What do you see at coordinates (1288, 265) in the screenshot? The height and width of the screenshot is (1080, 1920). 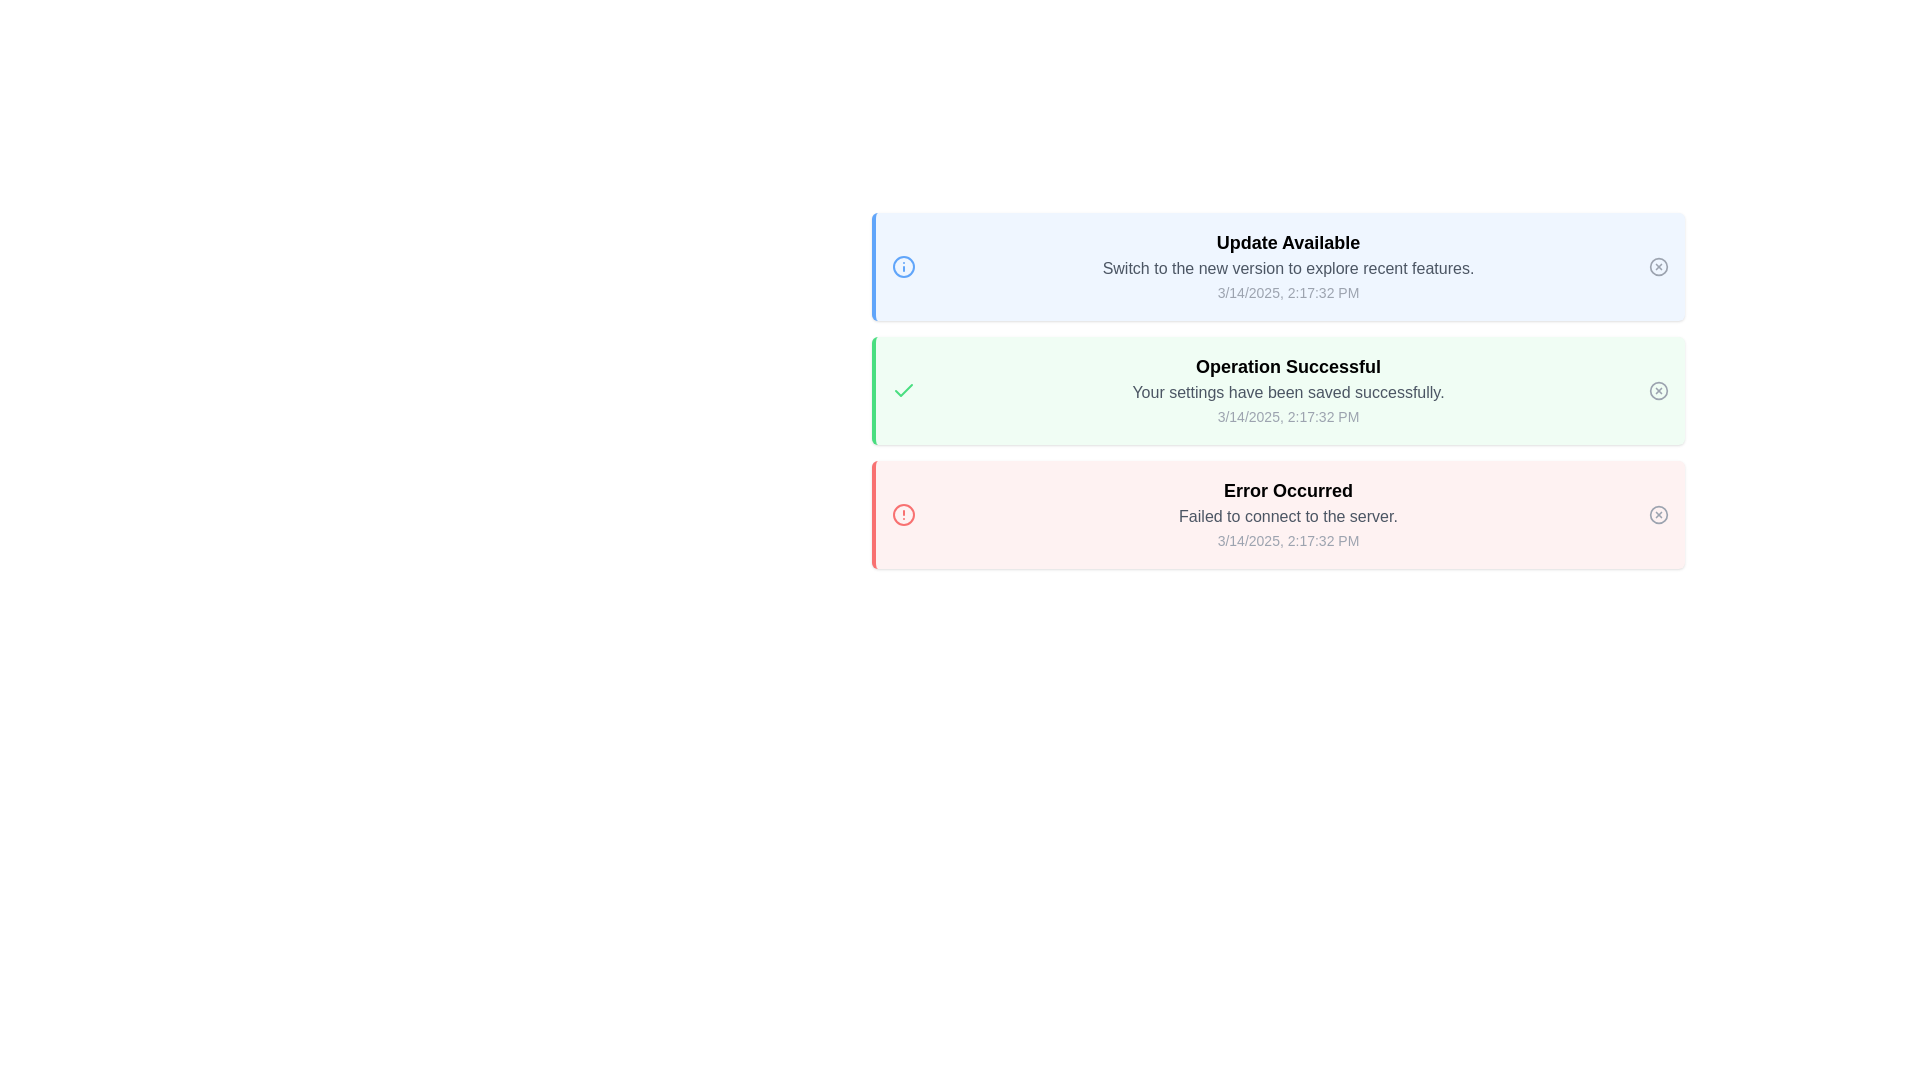 I see `the Notification Card located at the top of the notification stack, just above the 'Operation Successful' green card and the 'Error Occurred' red card` at bounding box center [1288, 265].